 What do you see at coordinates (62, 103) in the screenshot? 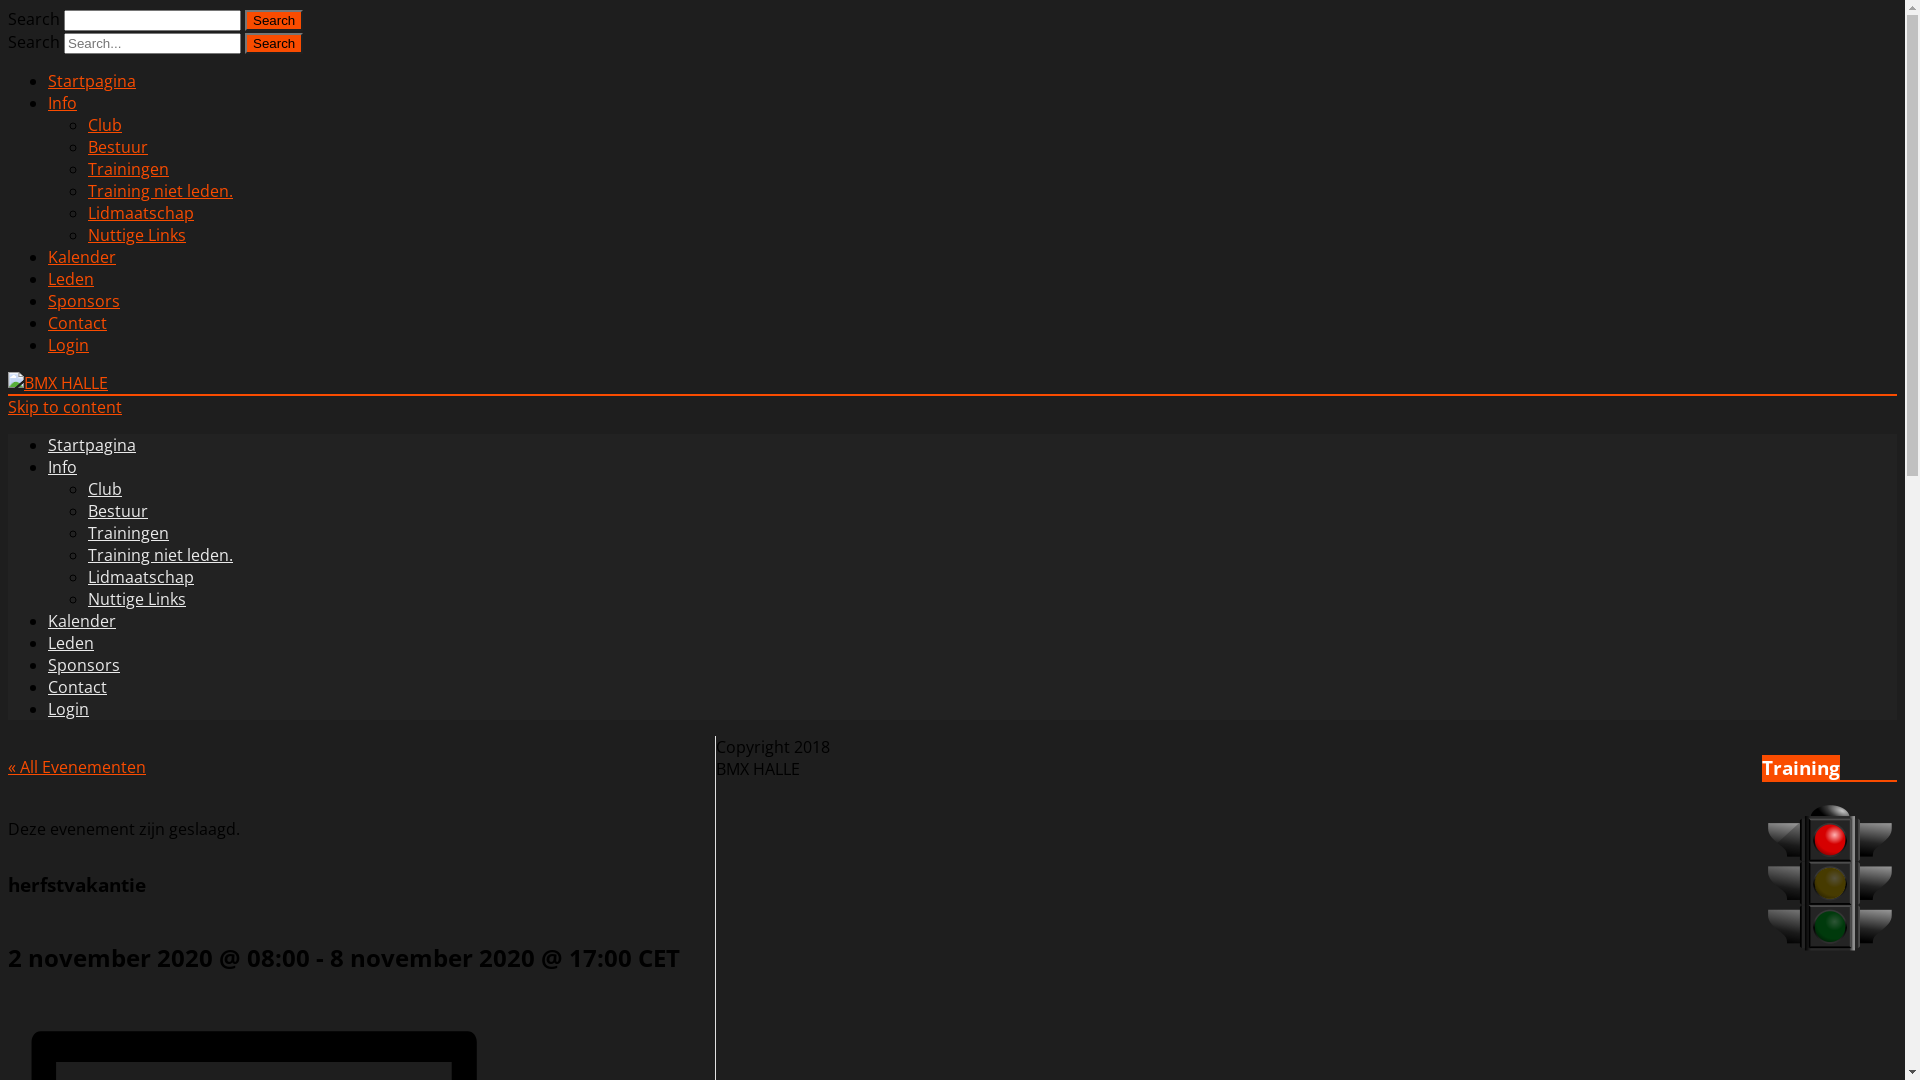
I see `'Info'` at bounding box center [62, 103].